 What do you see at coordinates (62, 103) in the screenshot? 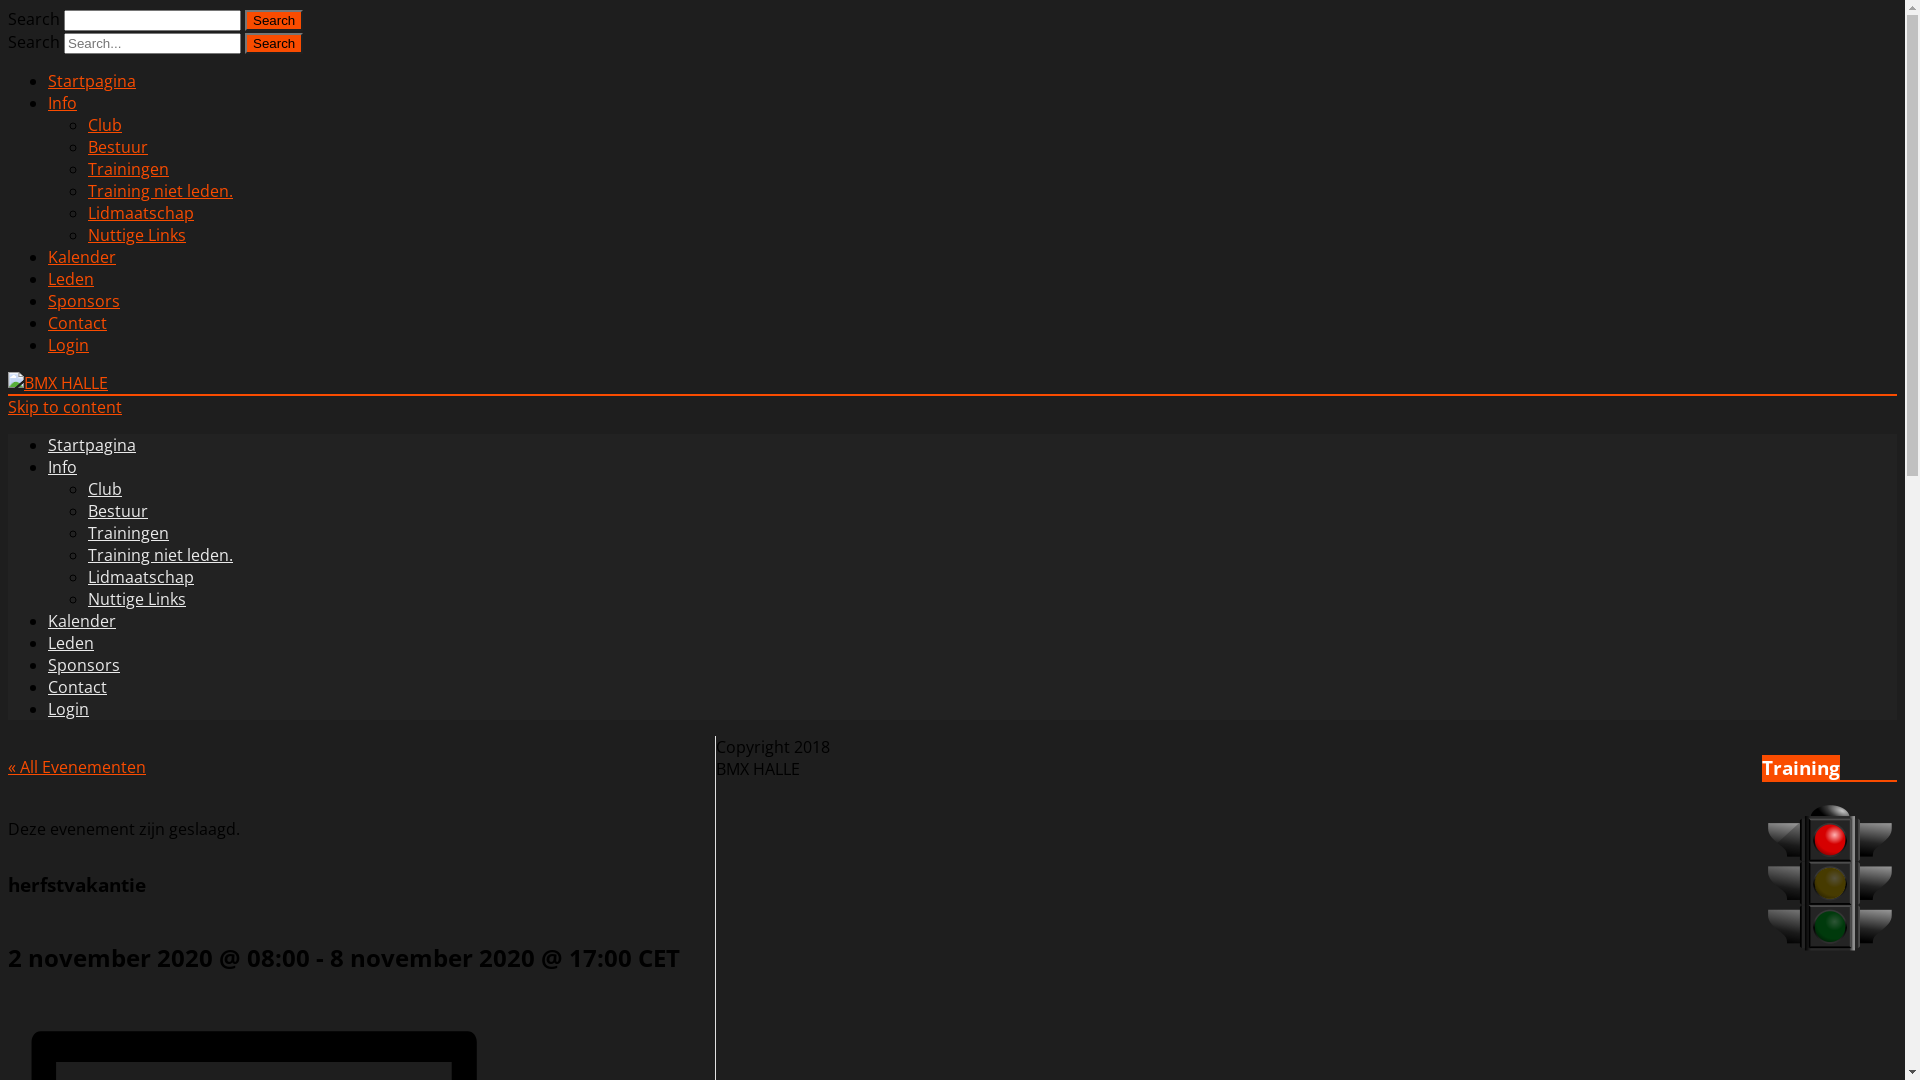
I see `'Info'` at bounding box center [62, 103].